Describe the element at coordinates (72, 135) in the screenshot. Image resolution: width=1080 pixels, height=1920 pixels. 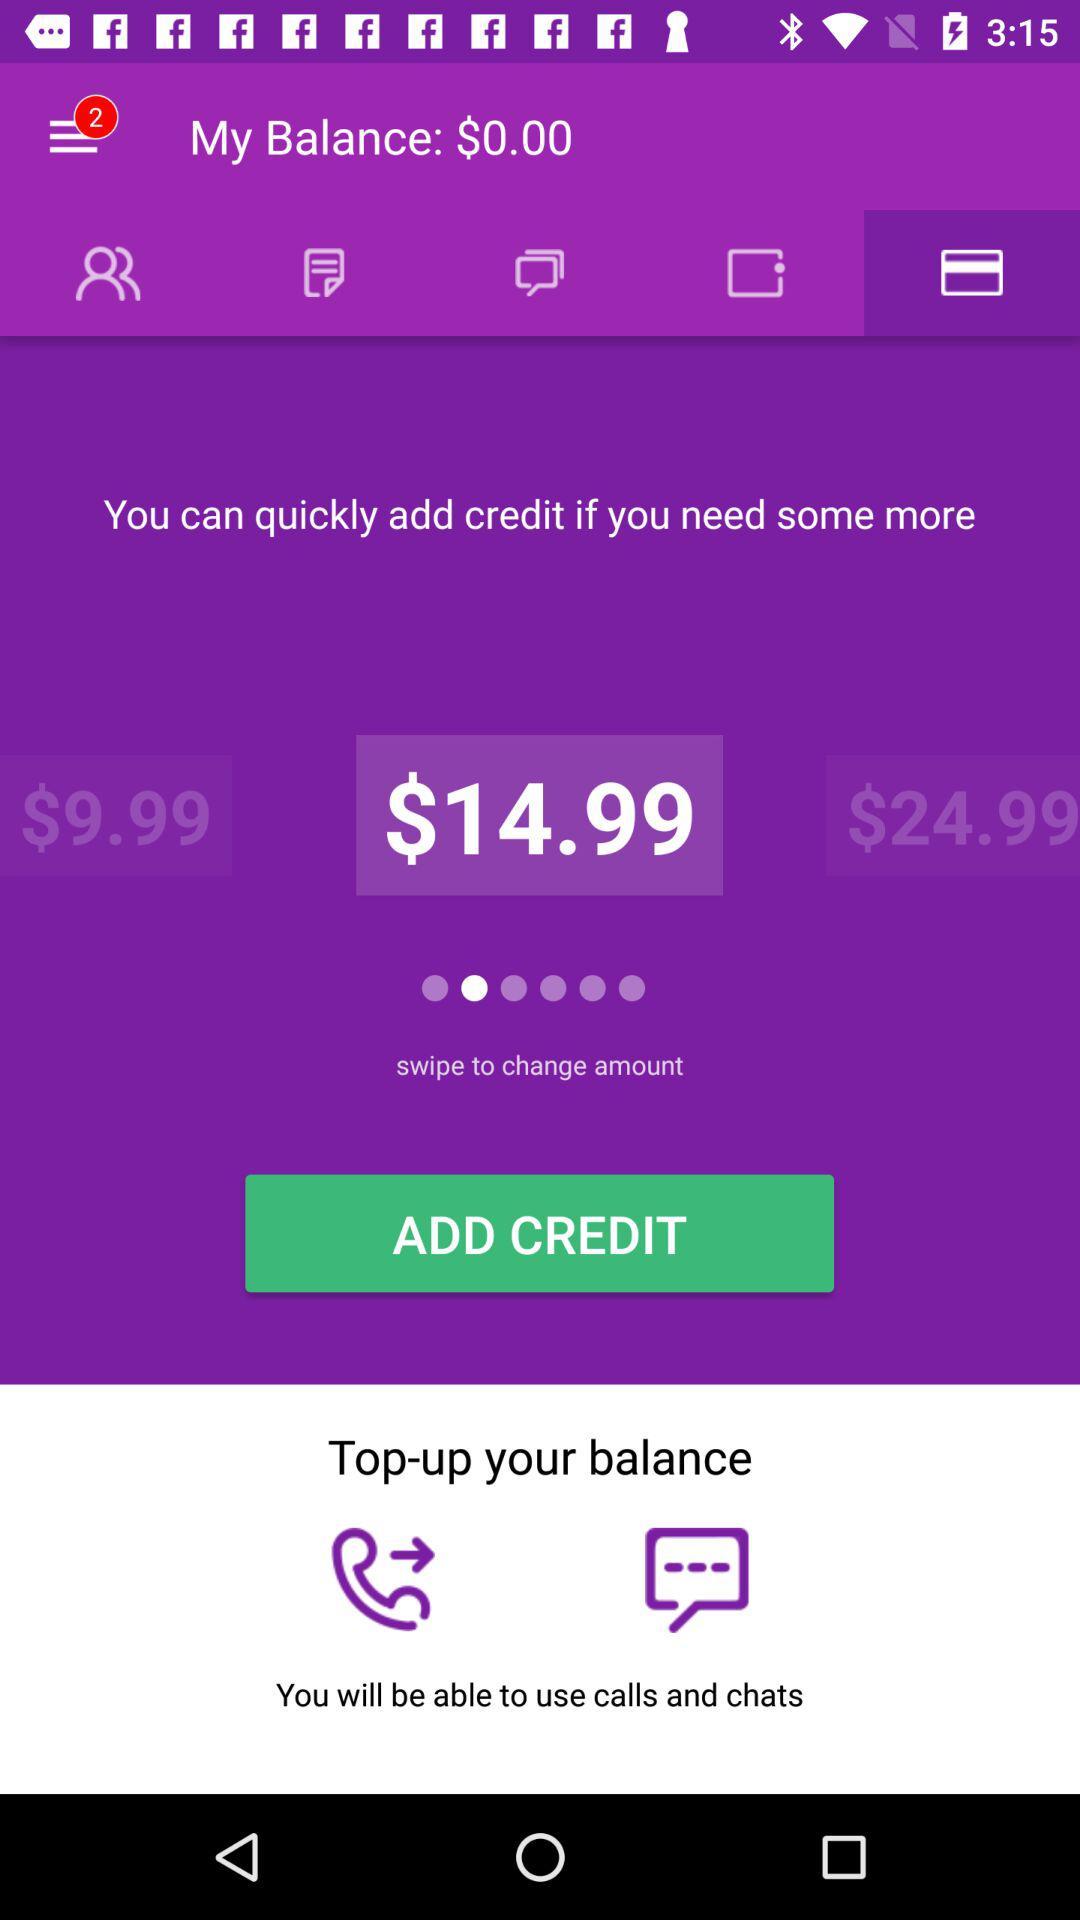
I see `icon to the left of the my balance 0` at that location.